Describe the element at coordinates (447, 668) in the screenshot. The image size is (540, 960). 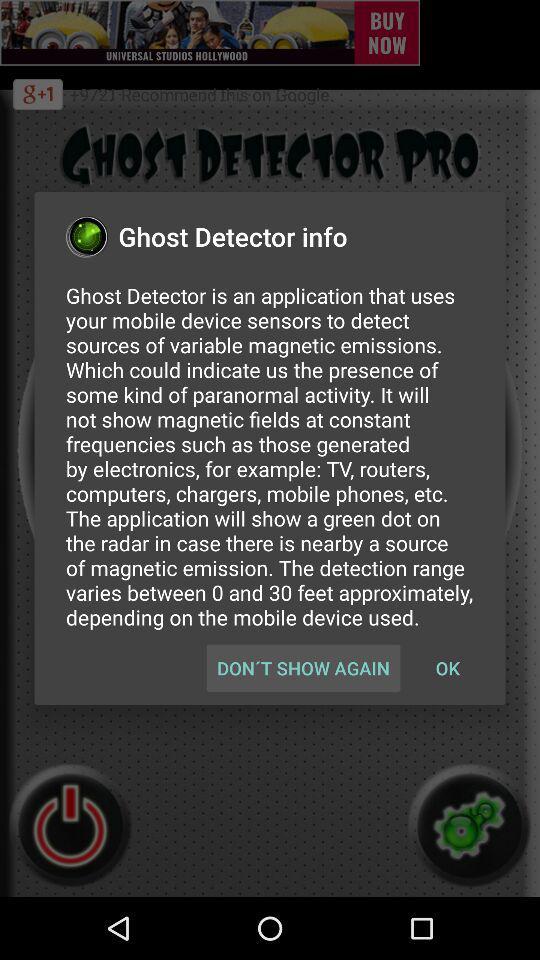
I see `the ok` at that location.